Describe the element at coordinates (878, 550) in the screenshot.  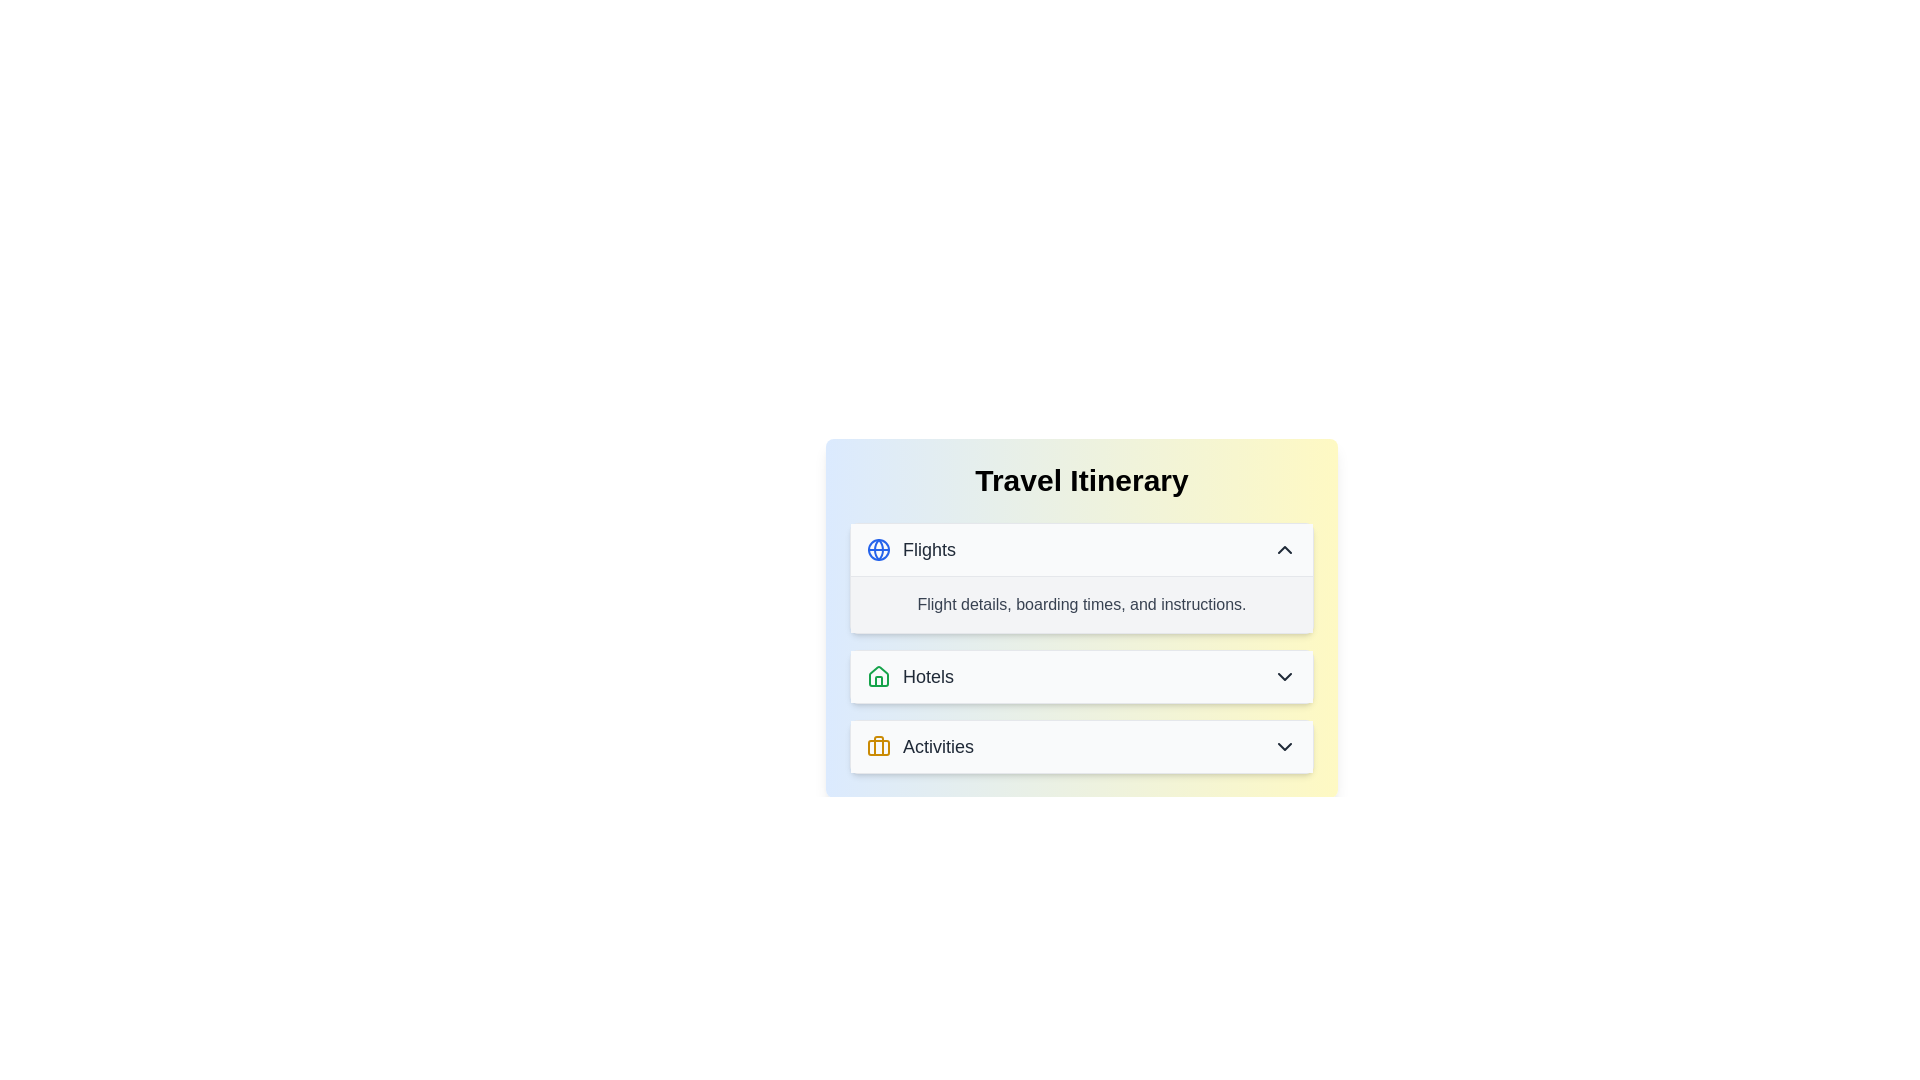
I see `the central circle of the globe icon located to the left of the 'Flights' label in the 'Travel Itinerary' section` at that location.